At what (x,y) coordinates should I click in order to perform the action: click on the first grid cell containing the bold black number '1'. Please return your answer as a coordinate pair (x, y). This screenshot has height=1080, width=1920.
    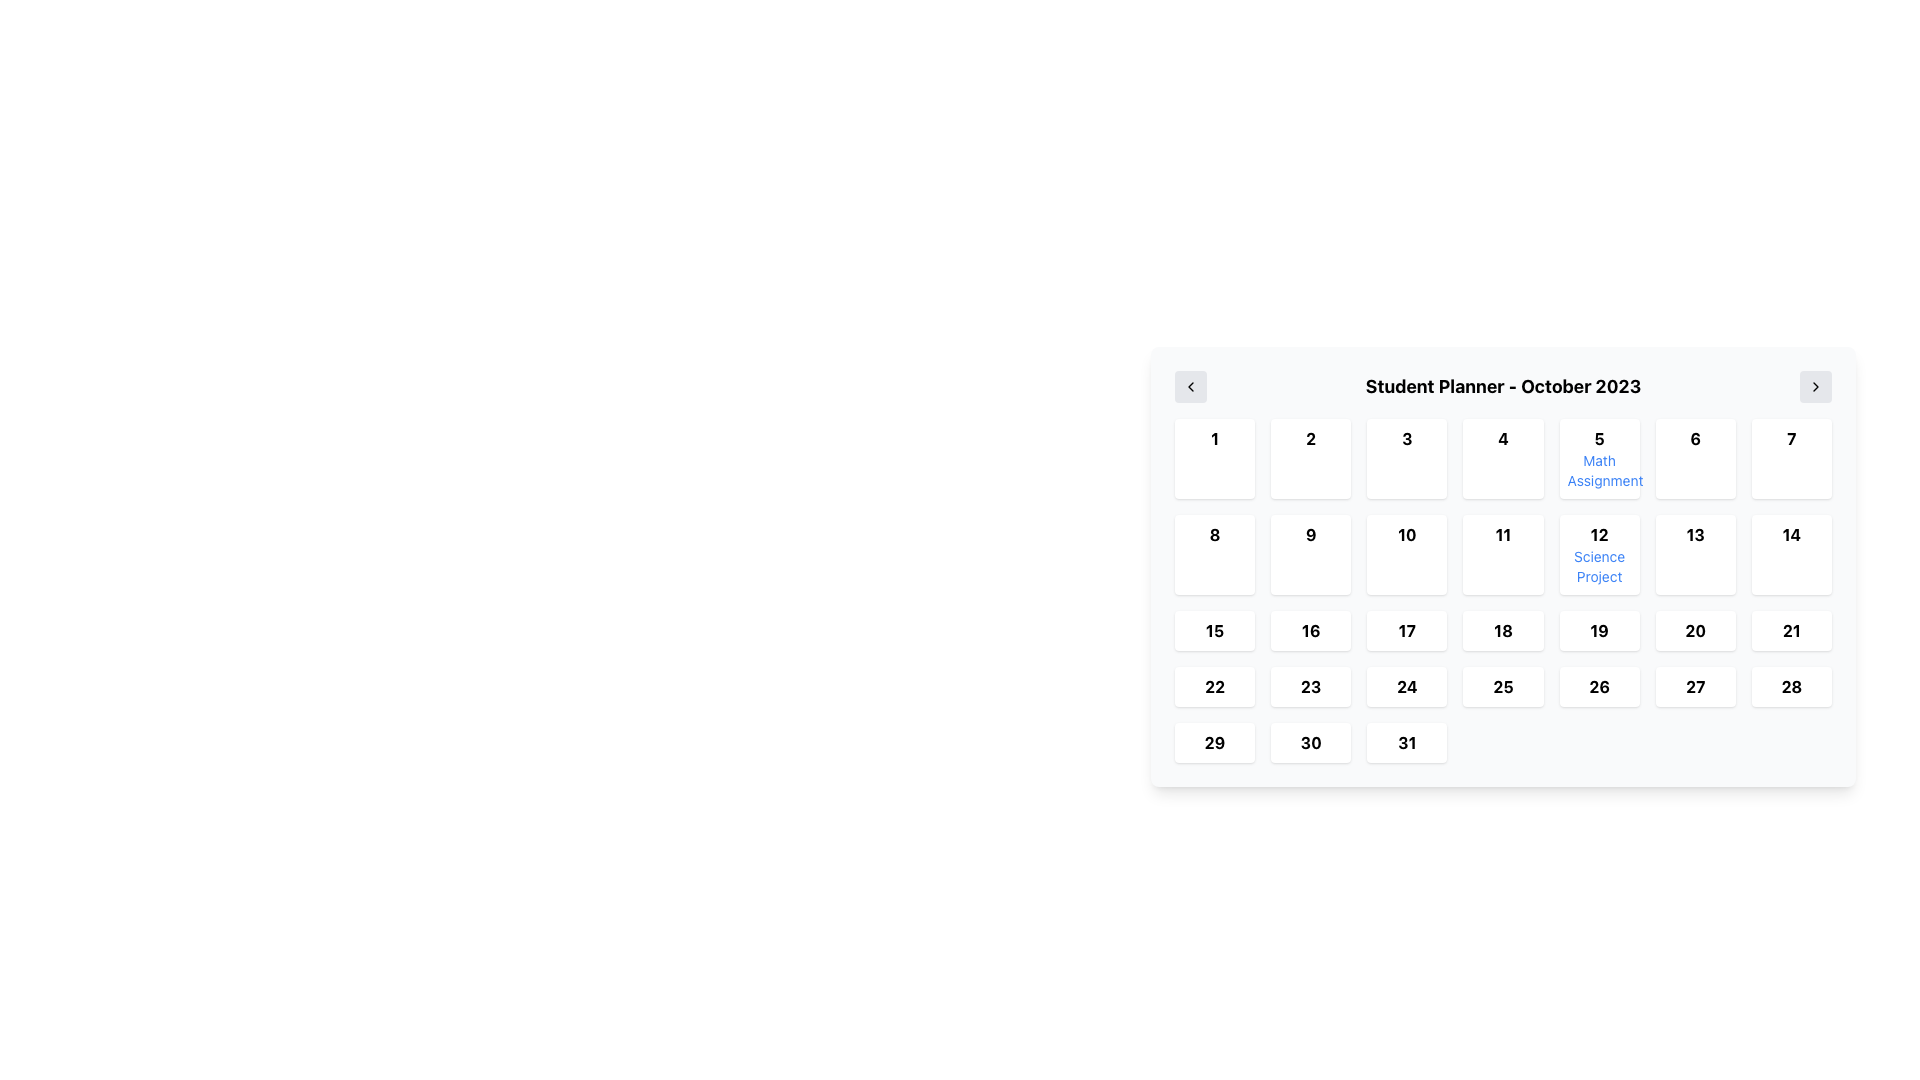
    Looking at the image, I should click on (1213, 459).